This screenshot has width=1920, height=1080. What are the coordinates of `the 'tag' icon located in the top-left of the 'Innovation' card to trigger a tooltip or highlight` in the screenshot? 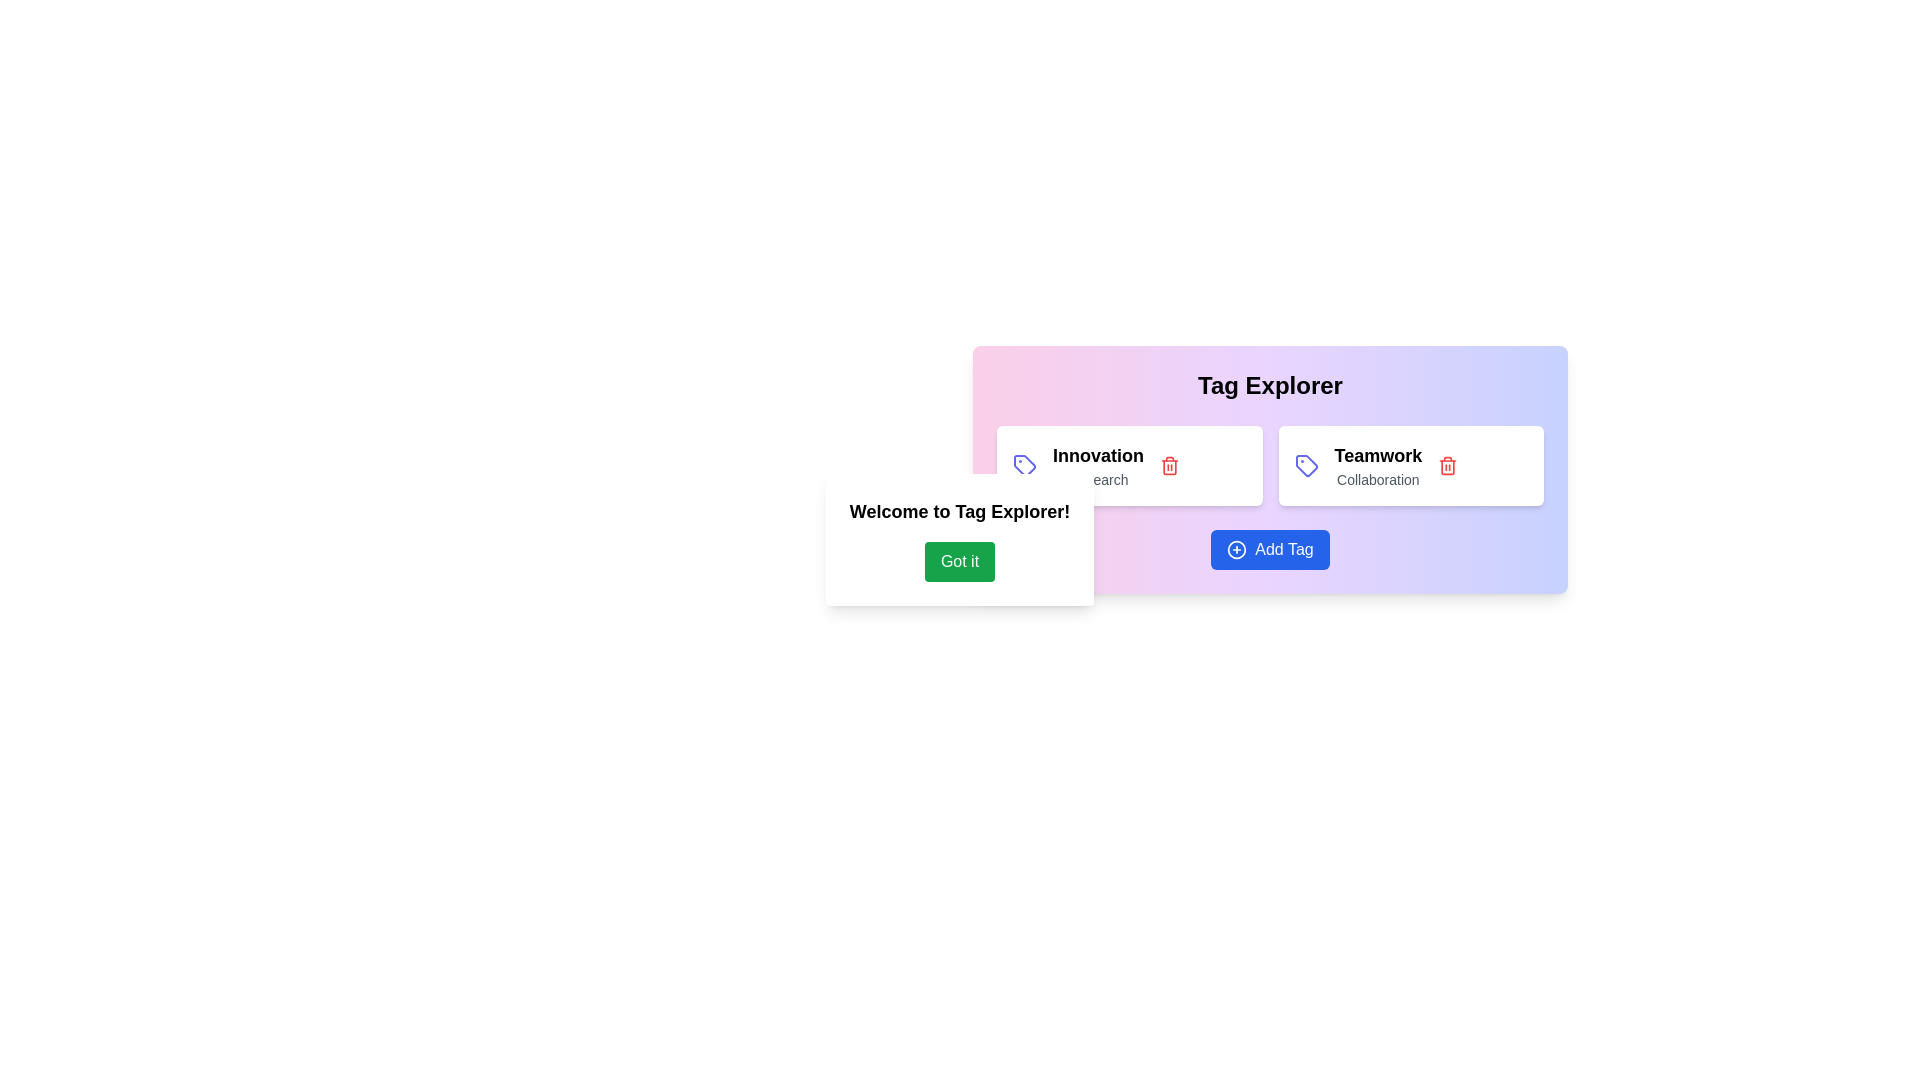 It's located at (1025, 466).